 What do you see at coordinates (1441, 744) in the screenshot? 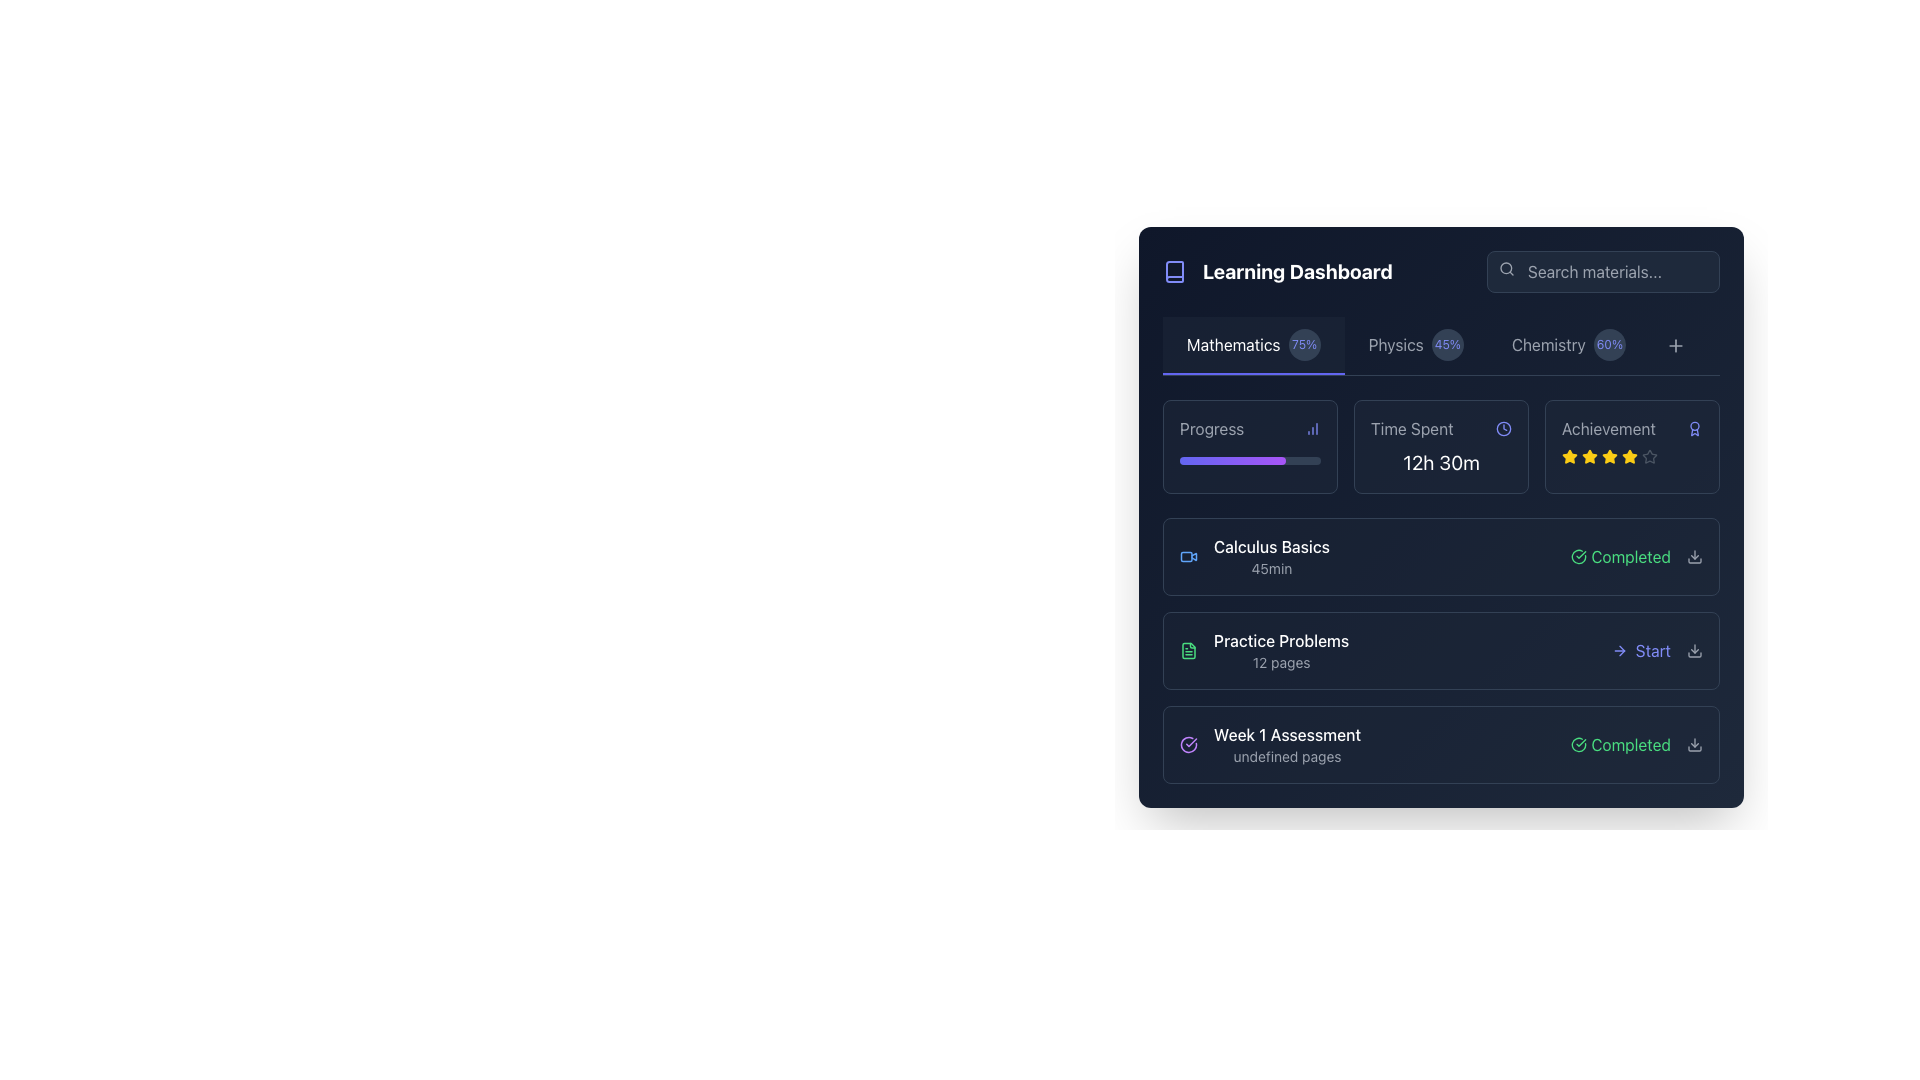
I see `the task card labeled 'Week 1 Assessment' that indicates 'Completed' status, located at the bottom of the vertical list on the right side of the dashboard interface` at bounding box center [1441, 744].